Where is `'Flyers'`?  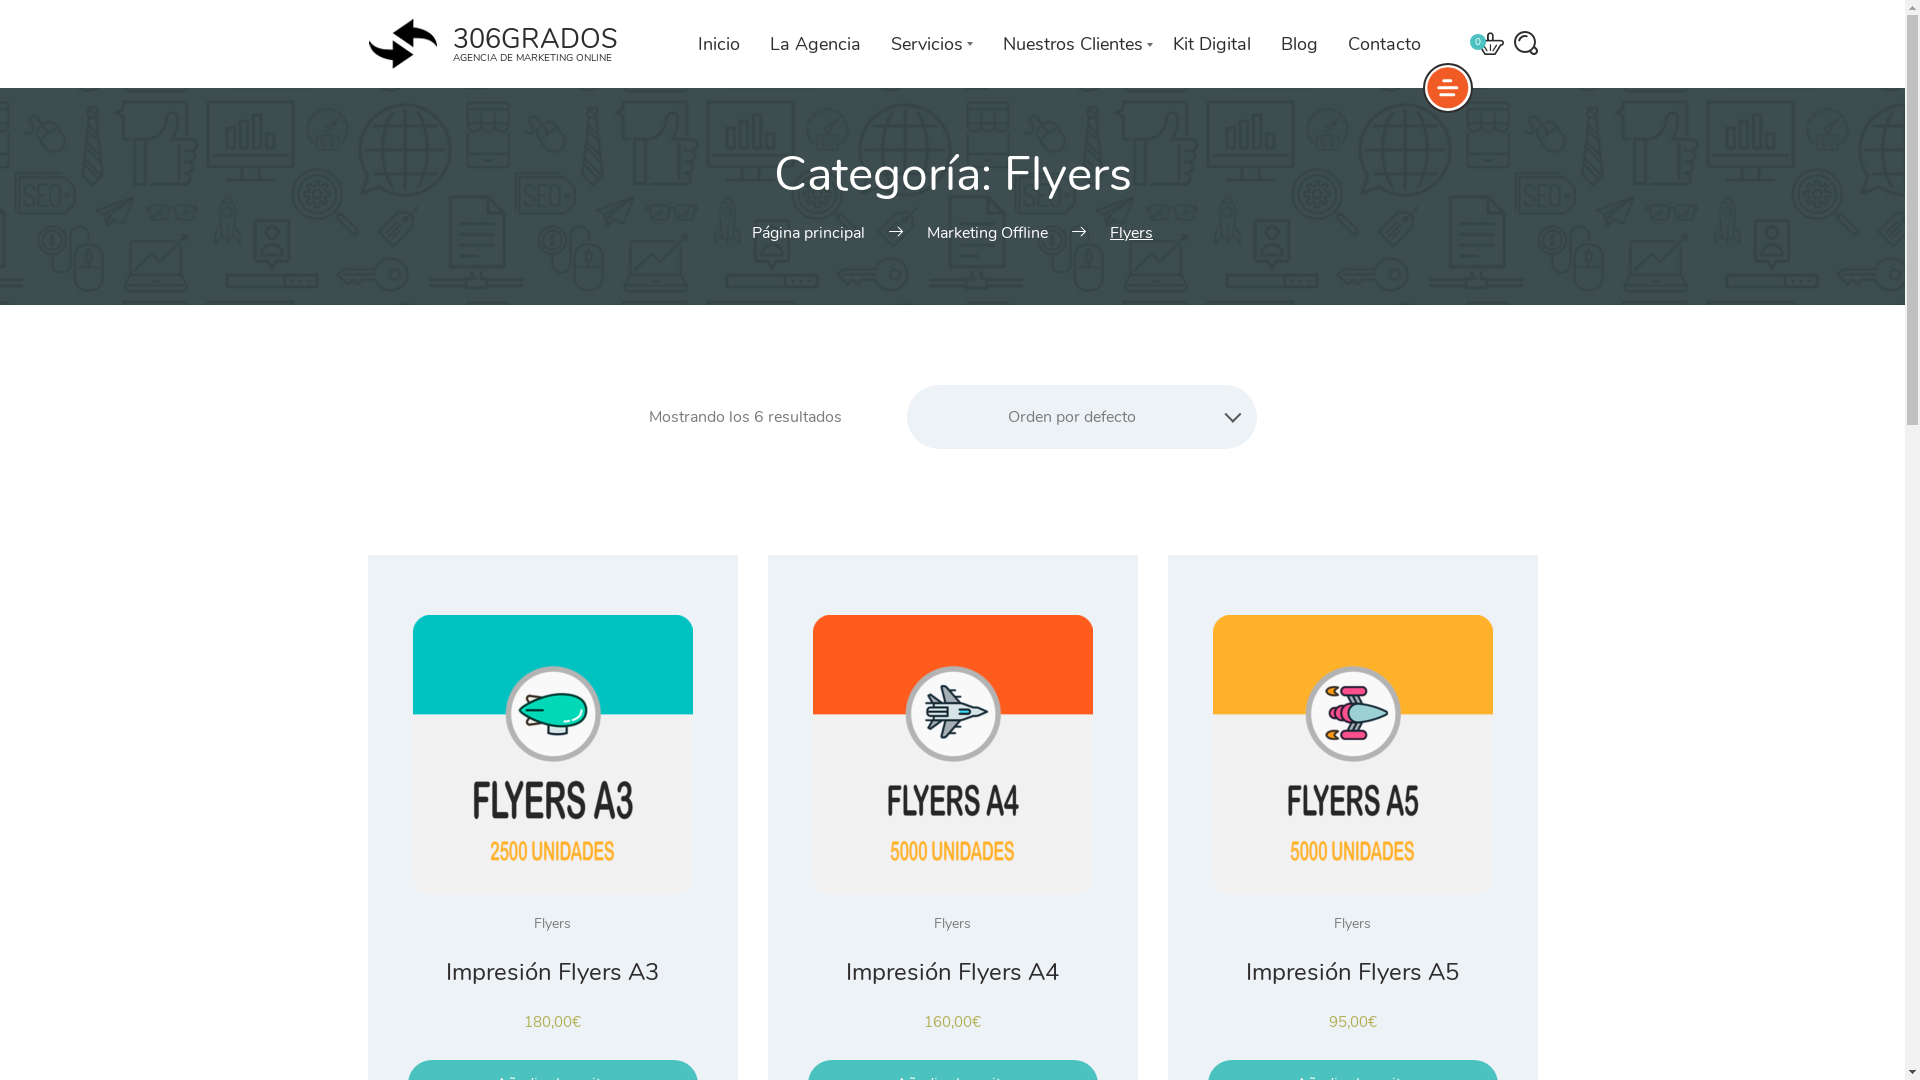 'Flyers' is located at coordinates (1352, 923).